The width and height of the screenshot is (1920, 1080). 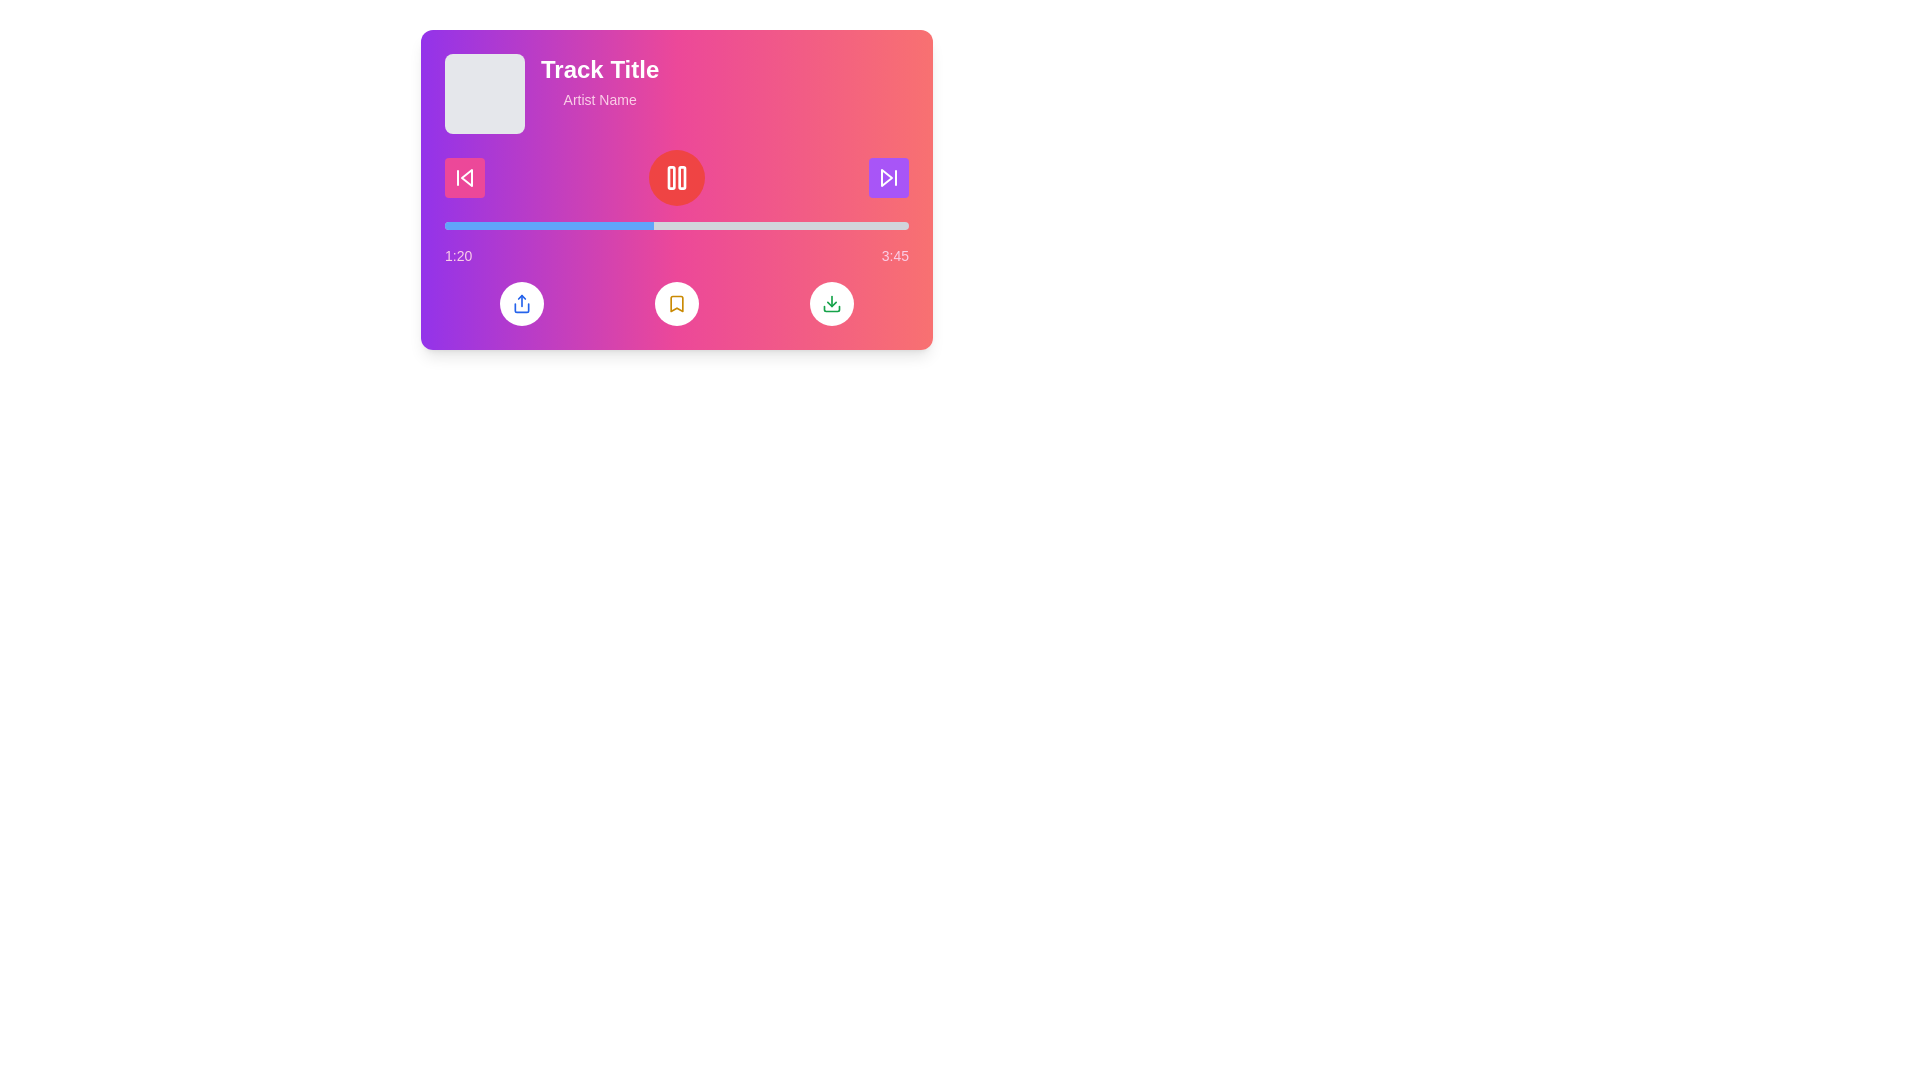 I want to click on the informational text block that displays 'Track Title' in large white bold font and 'Artist Name' in smaller light pink font, located centrally at the top of the interface, so click(x=599, y=93).